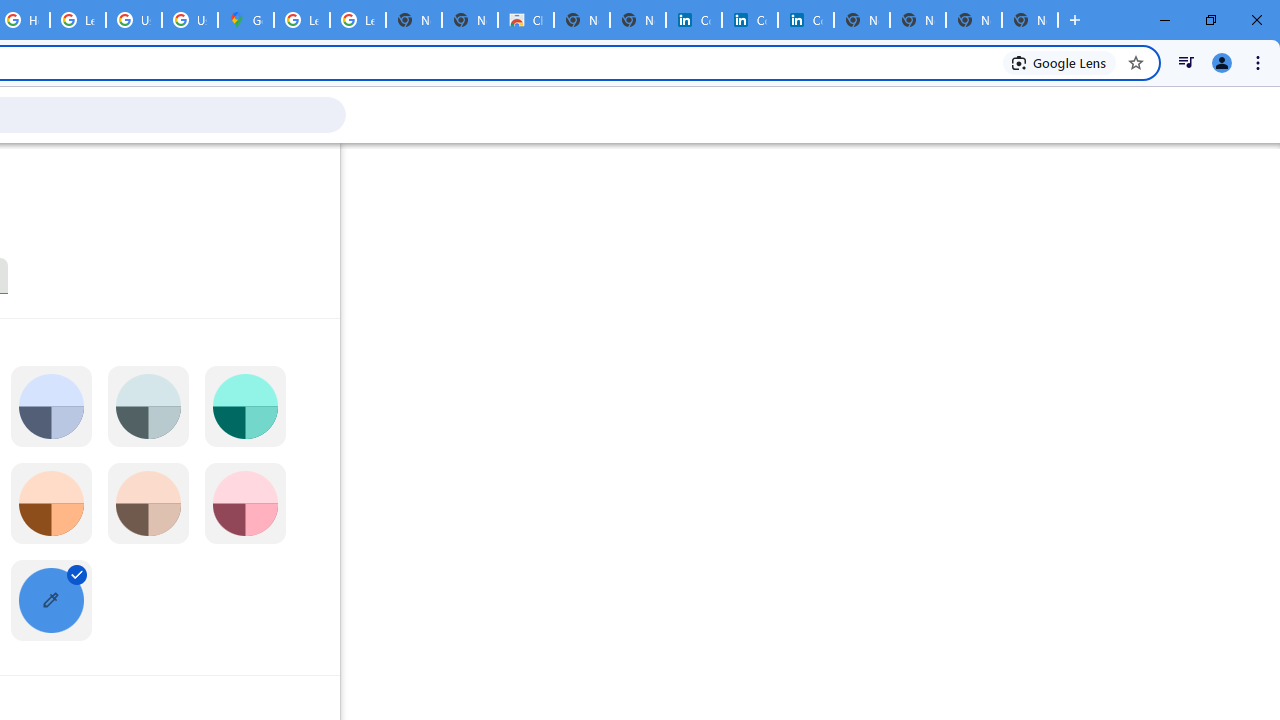  I want to click on 'Cookie Policy | LinkedIn', so click(693, 20).